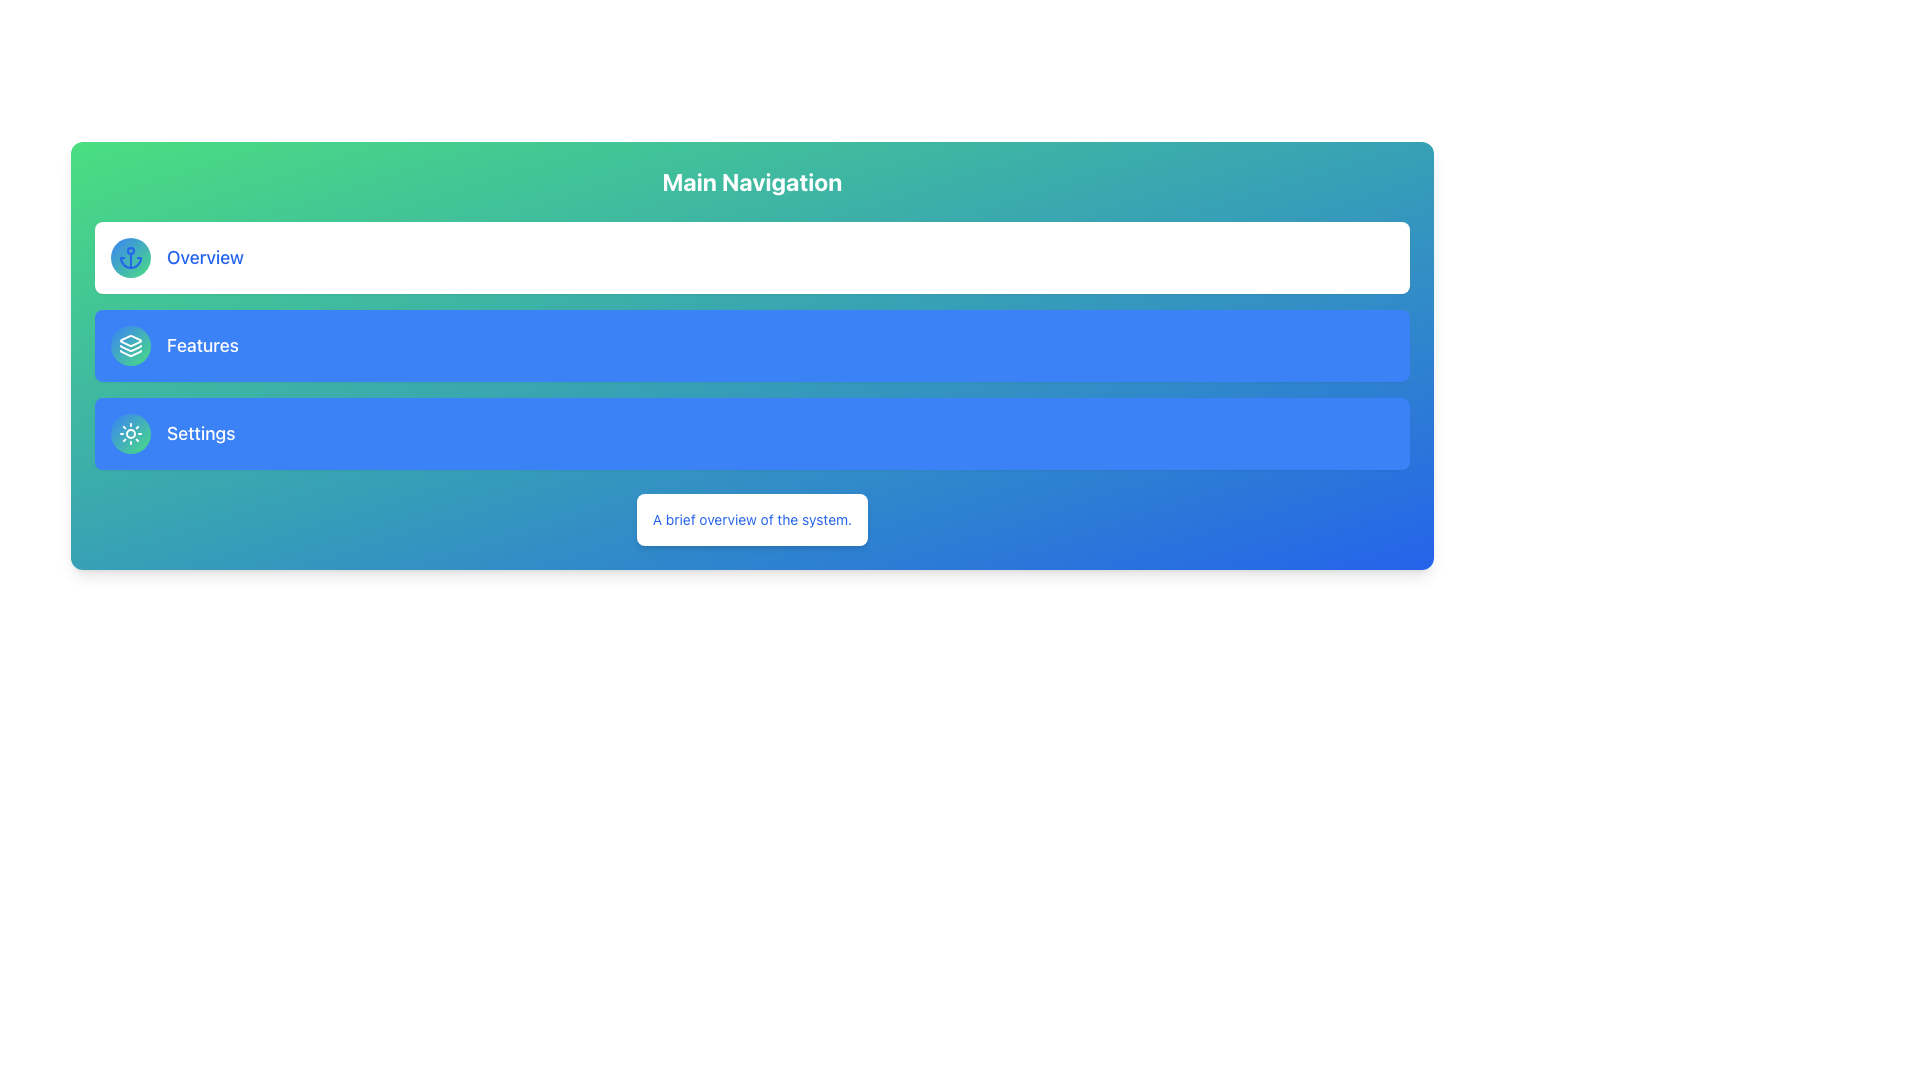 This screenshot has width=1920, height=1080. I want to click on the circular icon with a gradient background transitioning from blue to green, which is located in the 'Features' navigation row before the text label 'Features', so click(129, 345).